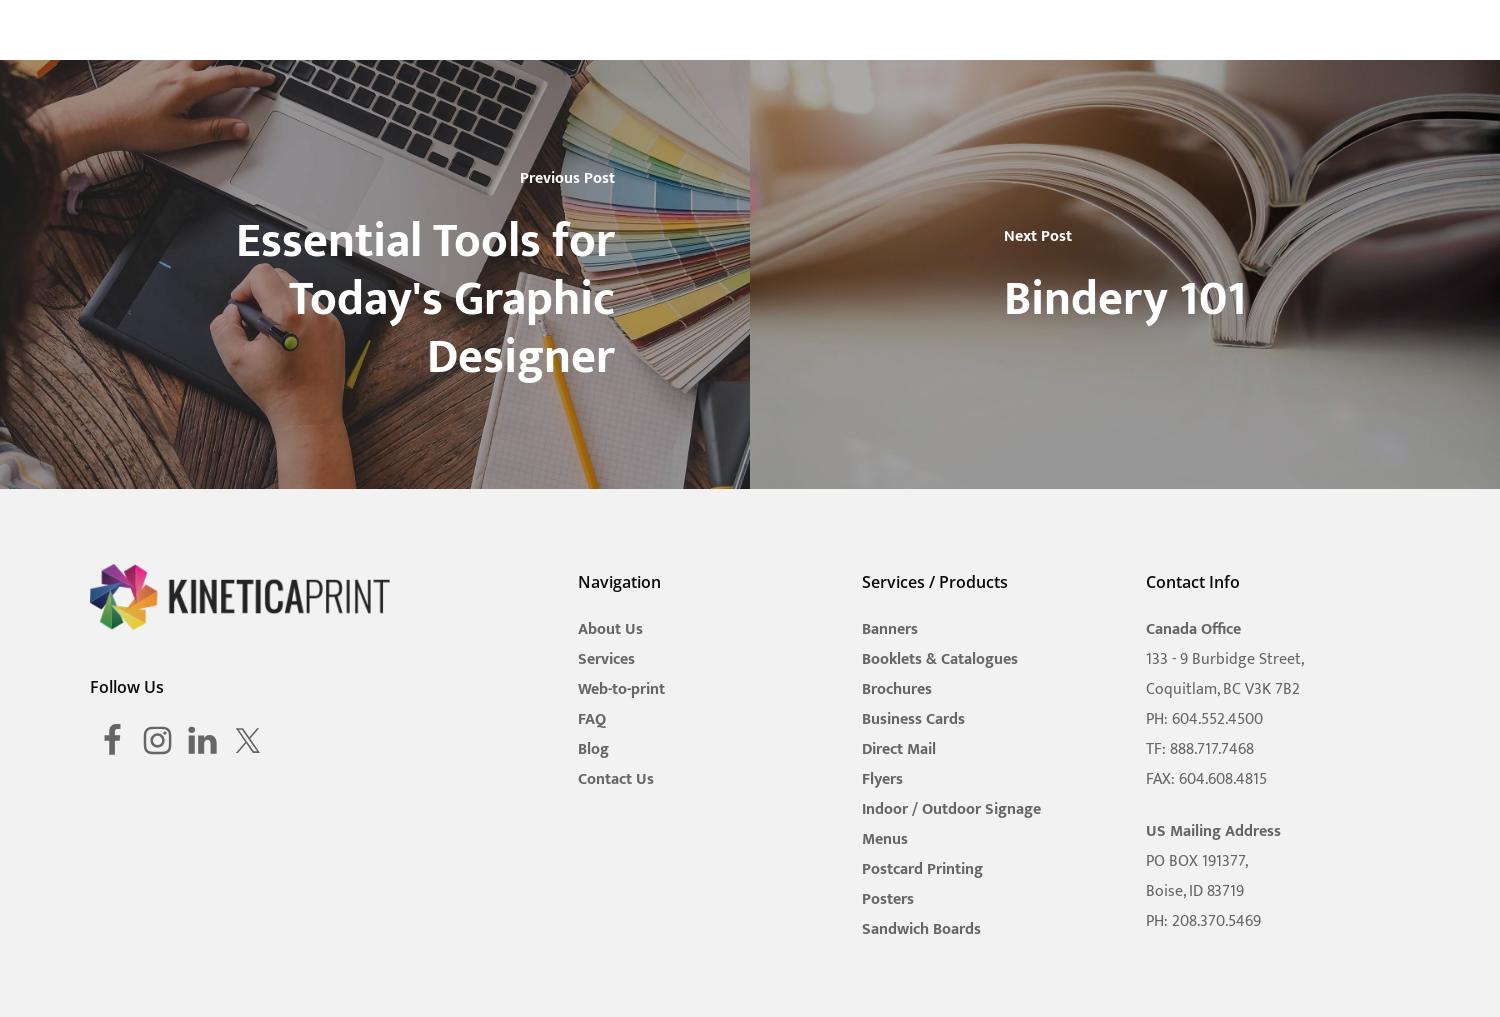 This screenshot has width=1500, height=1017. I want to click on 'PO BOX 191377,', so click(1144, 861).